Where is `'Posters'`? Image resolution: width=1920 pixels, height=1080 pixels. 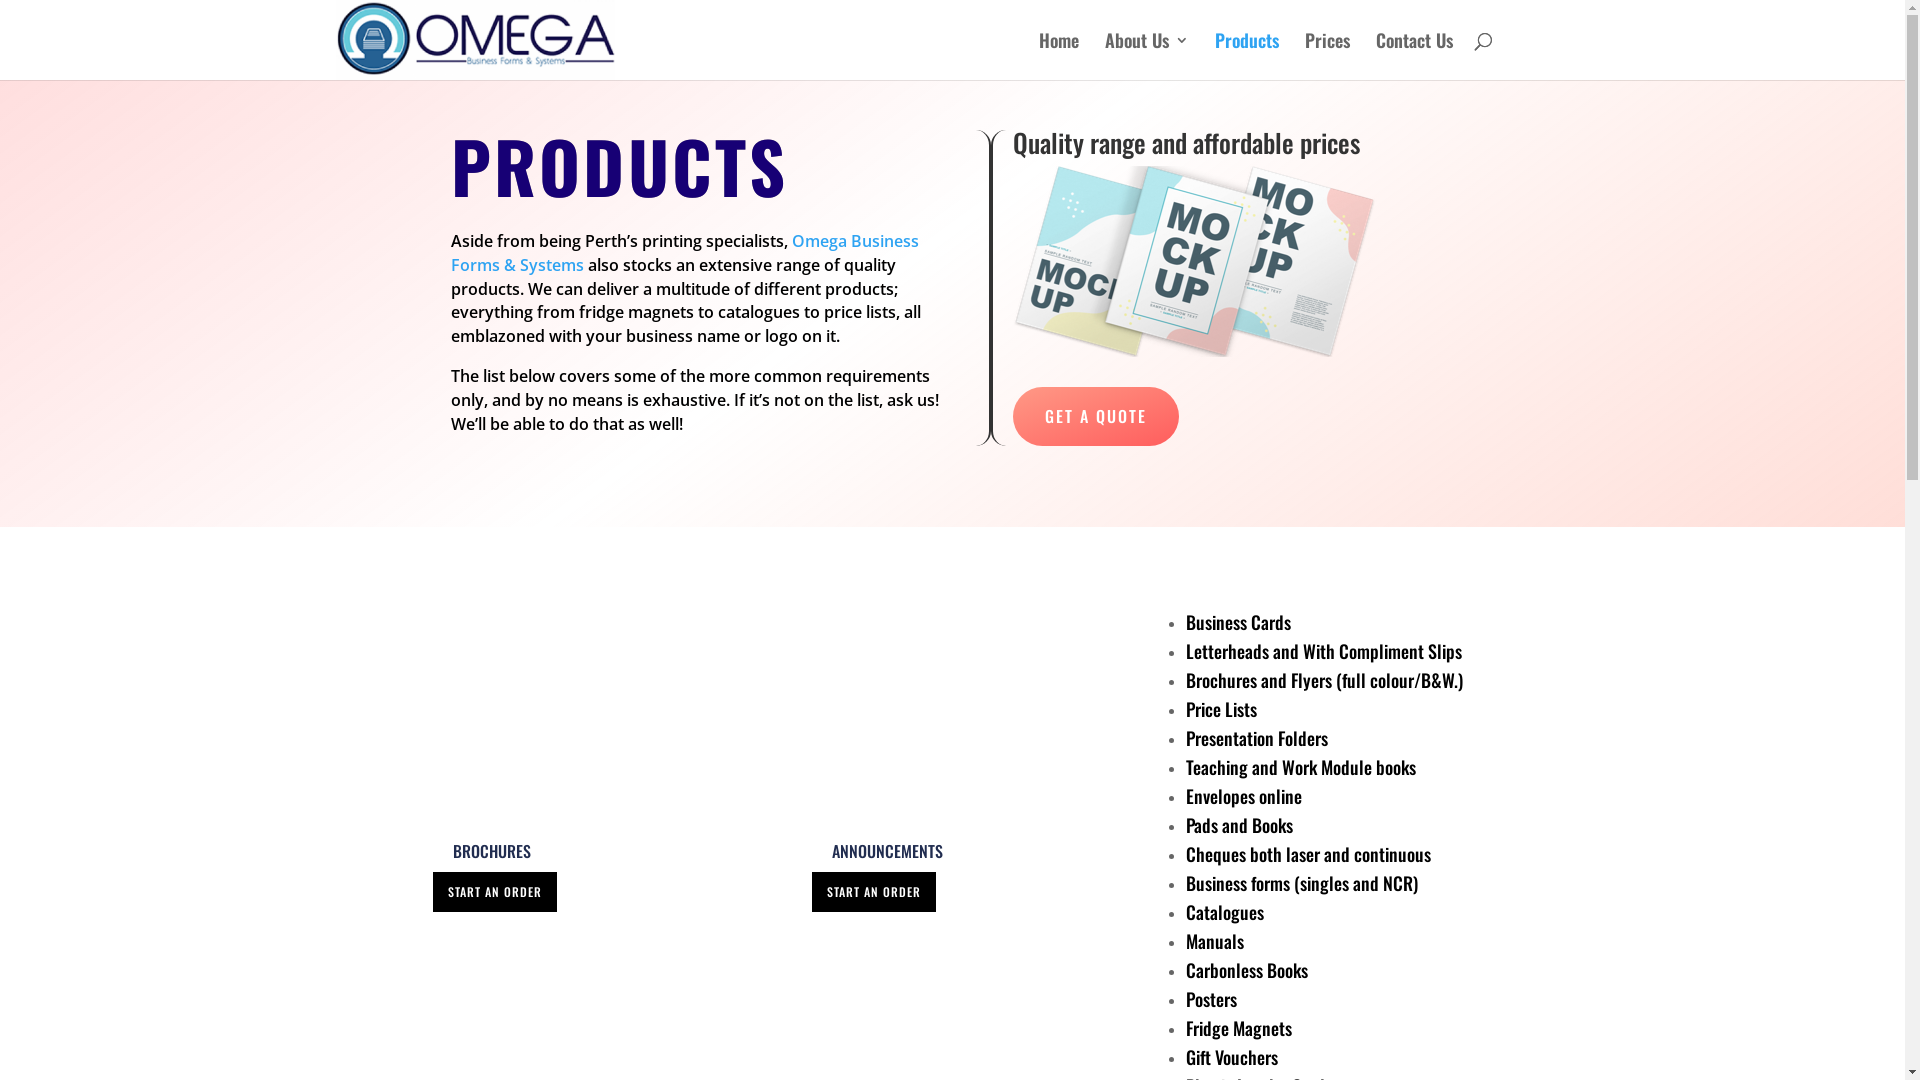 'Posters' is located at coordinates (1210, 999).